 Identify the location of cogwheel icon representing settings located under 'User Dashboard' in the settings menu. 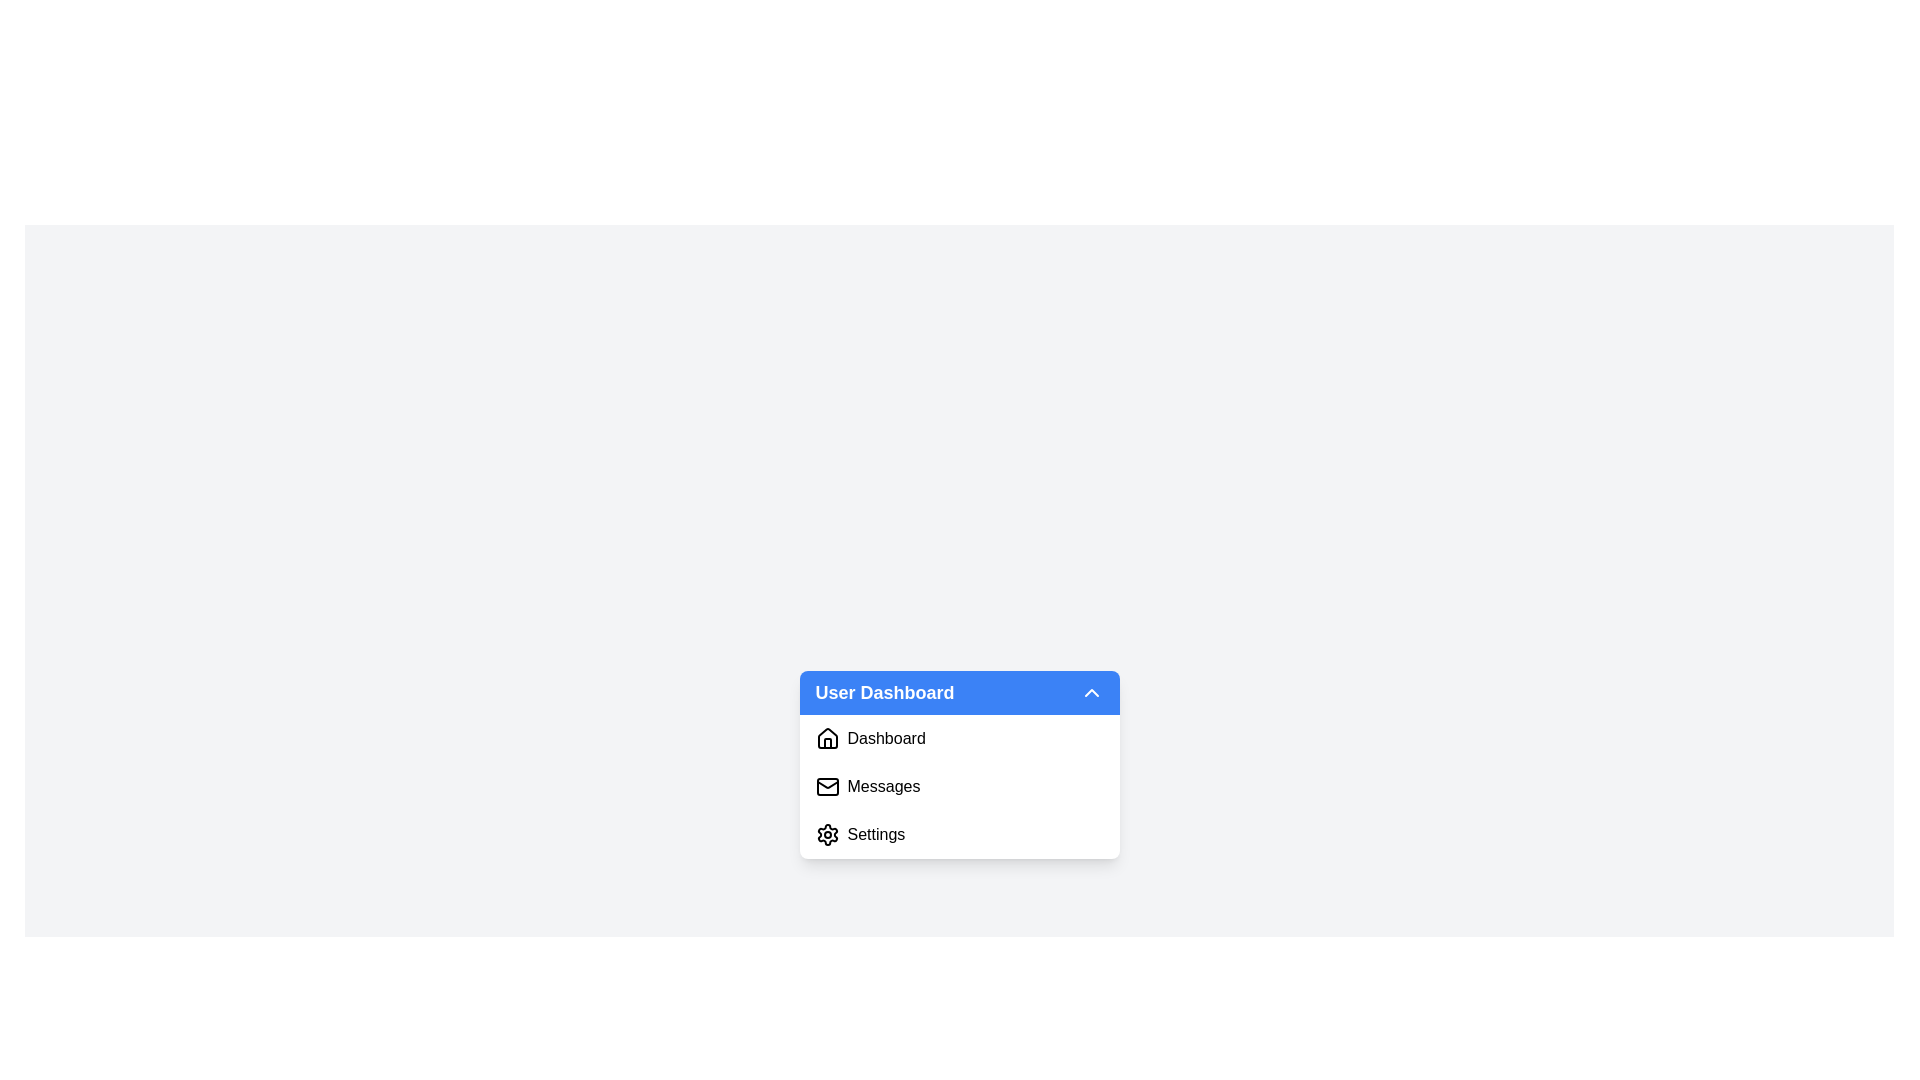
(827, 834).